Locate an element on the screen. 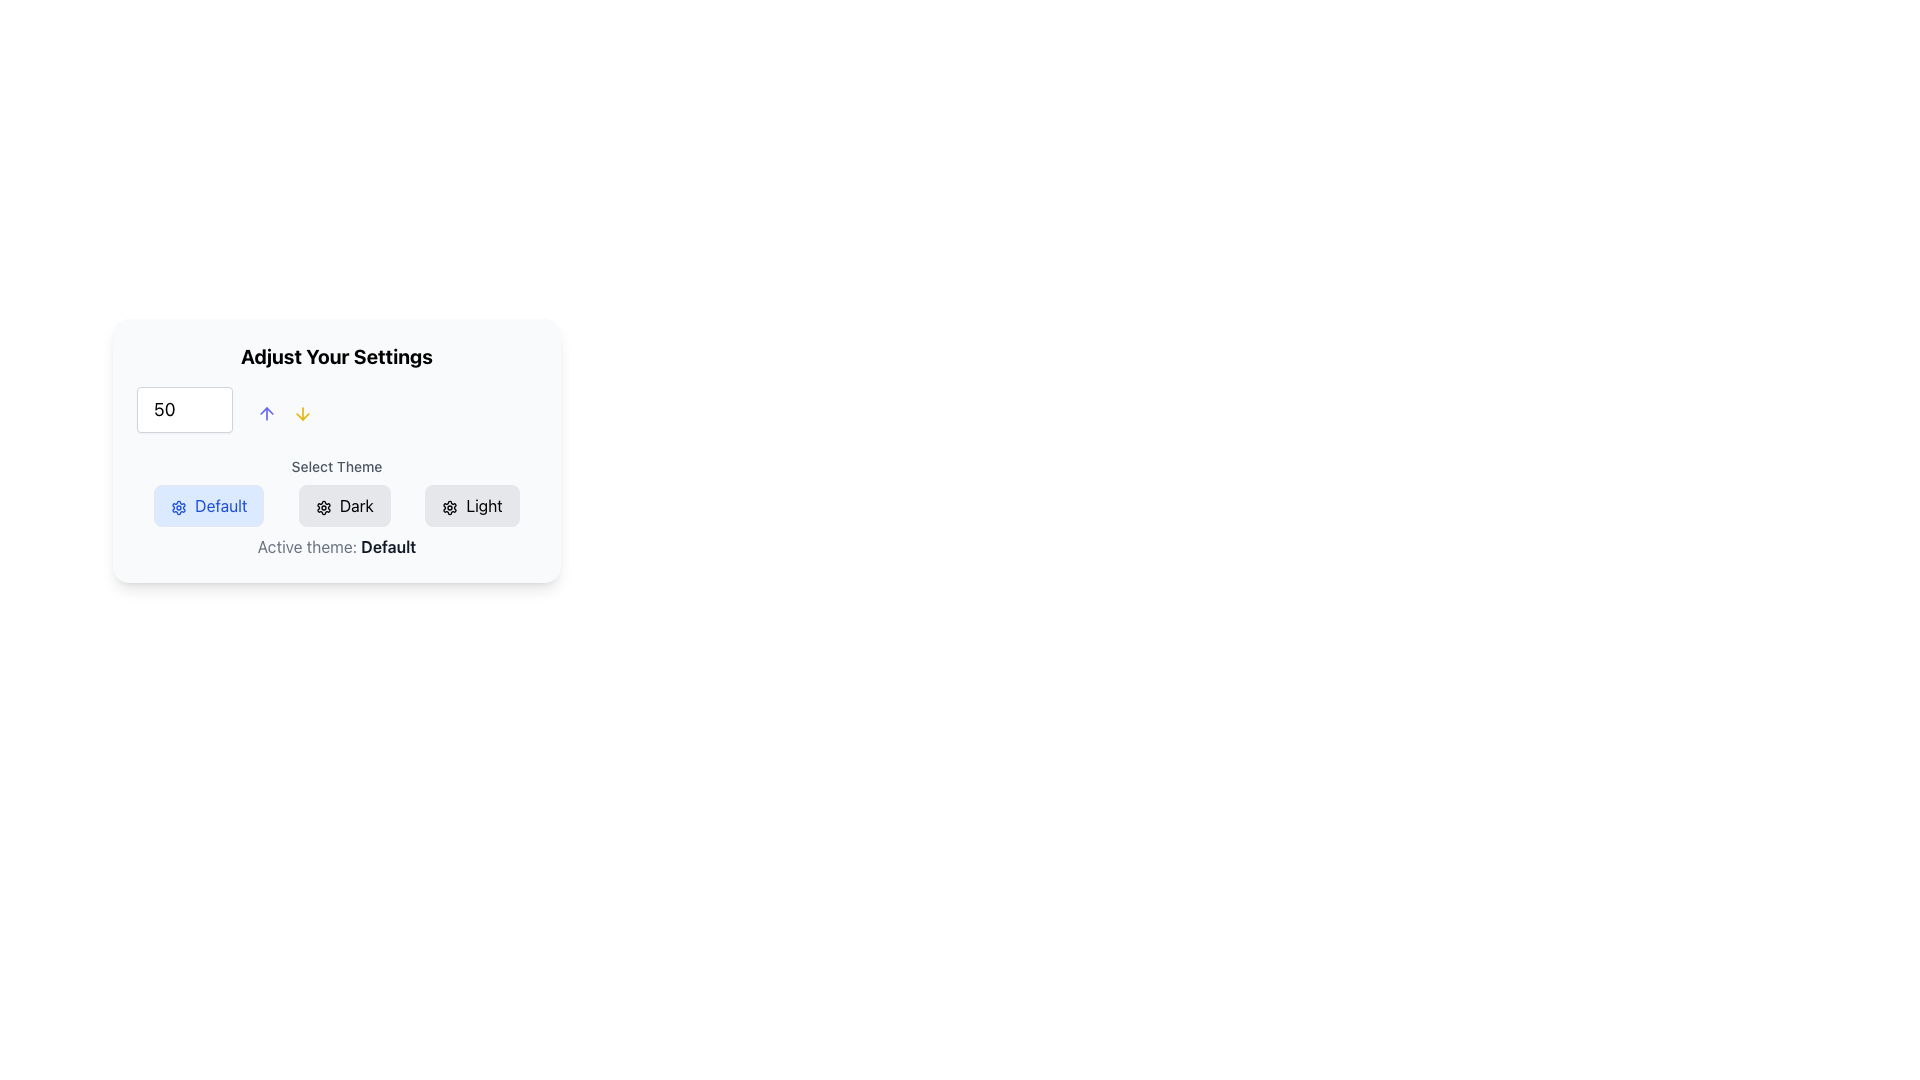 This screenshot has width=1920, height=1080. the gear-shaped settings icon located in the middle of the 'Select Theme' section of the interactive UI card is located at coordinates (179, 506).